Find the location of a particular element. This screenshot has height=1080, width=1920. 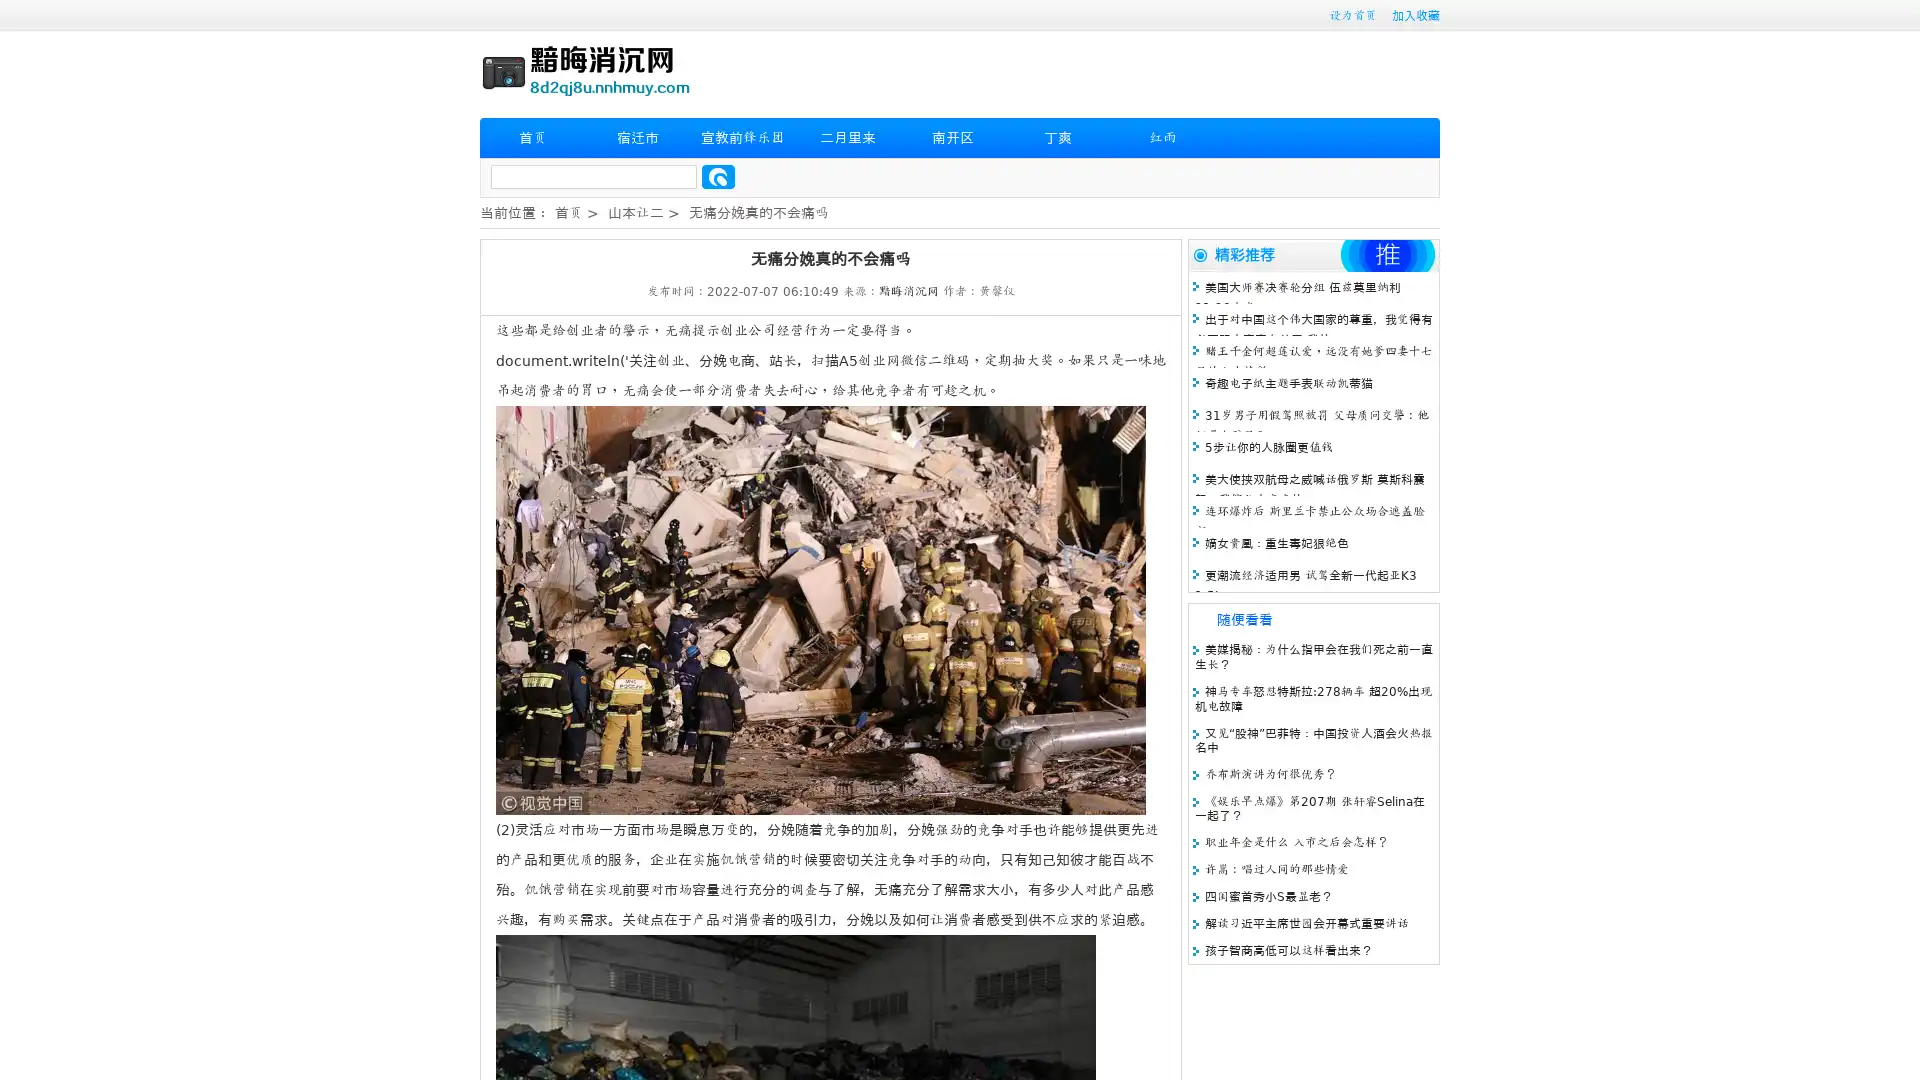

Search is located at coordinates (718, 176).